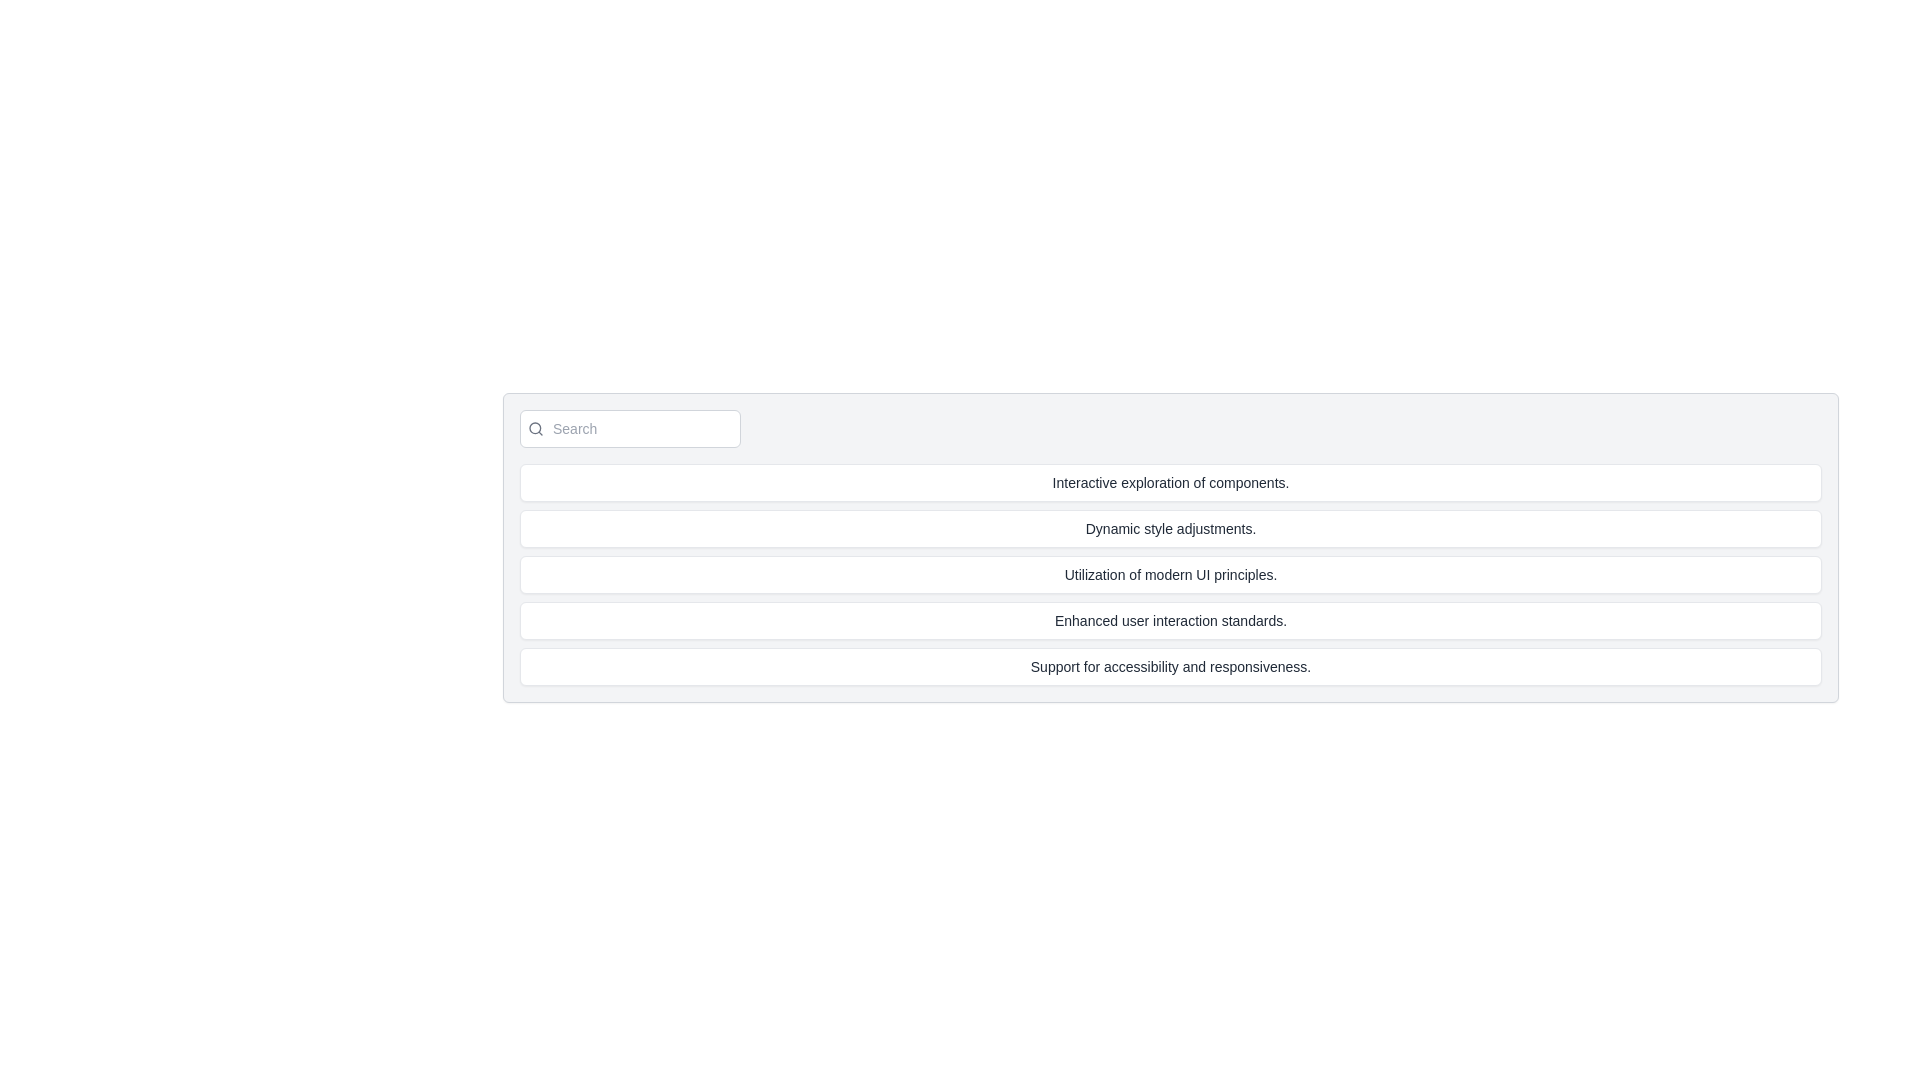 The width and height of the screenshot is (1920, 1080). I want to click on the character 'n' which is part of the phrase 'Enhanced user interaction standards.' located towards the end of the displayed sentence, so click(1243, 620).